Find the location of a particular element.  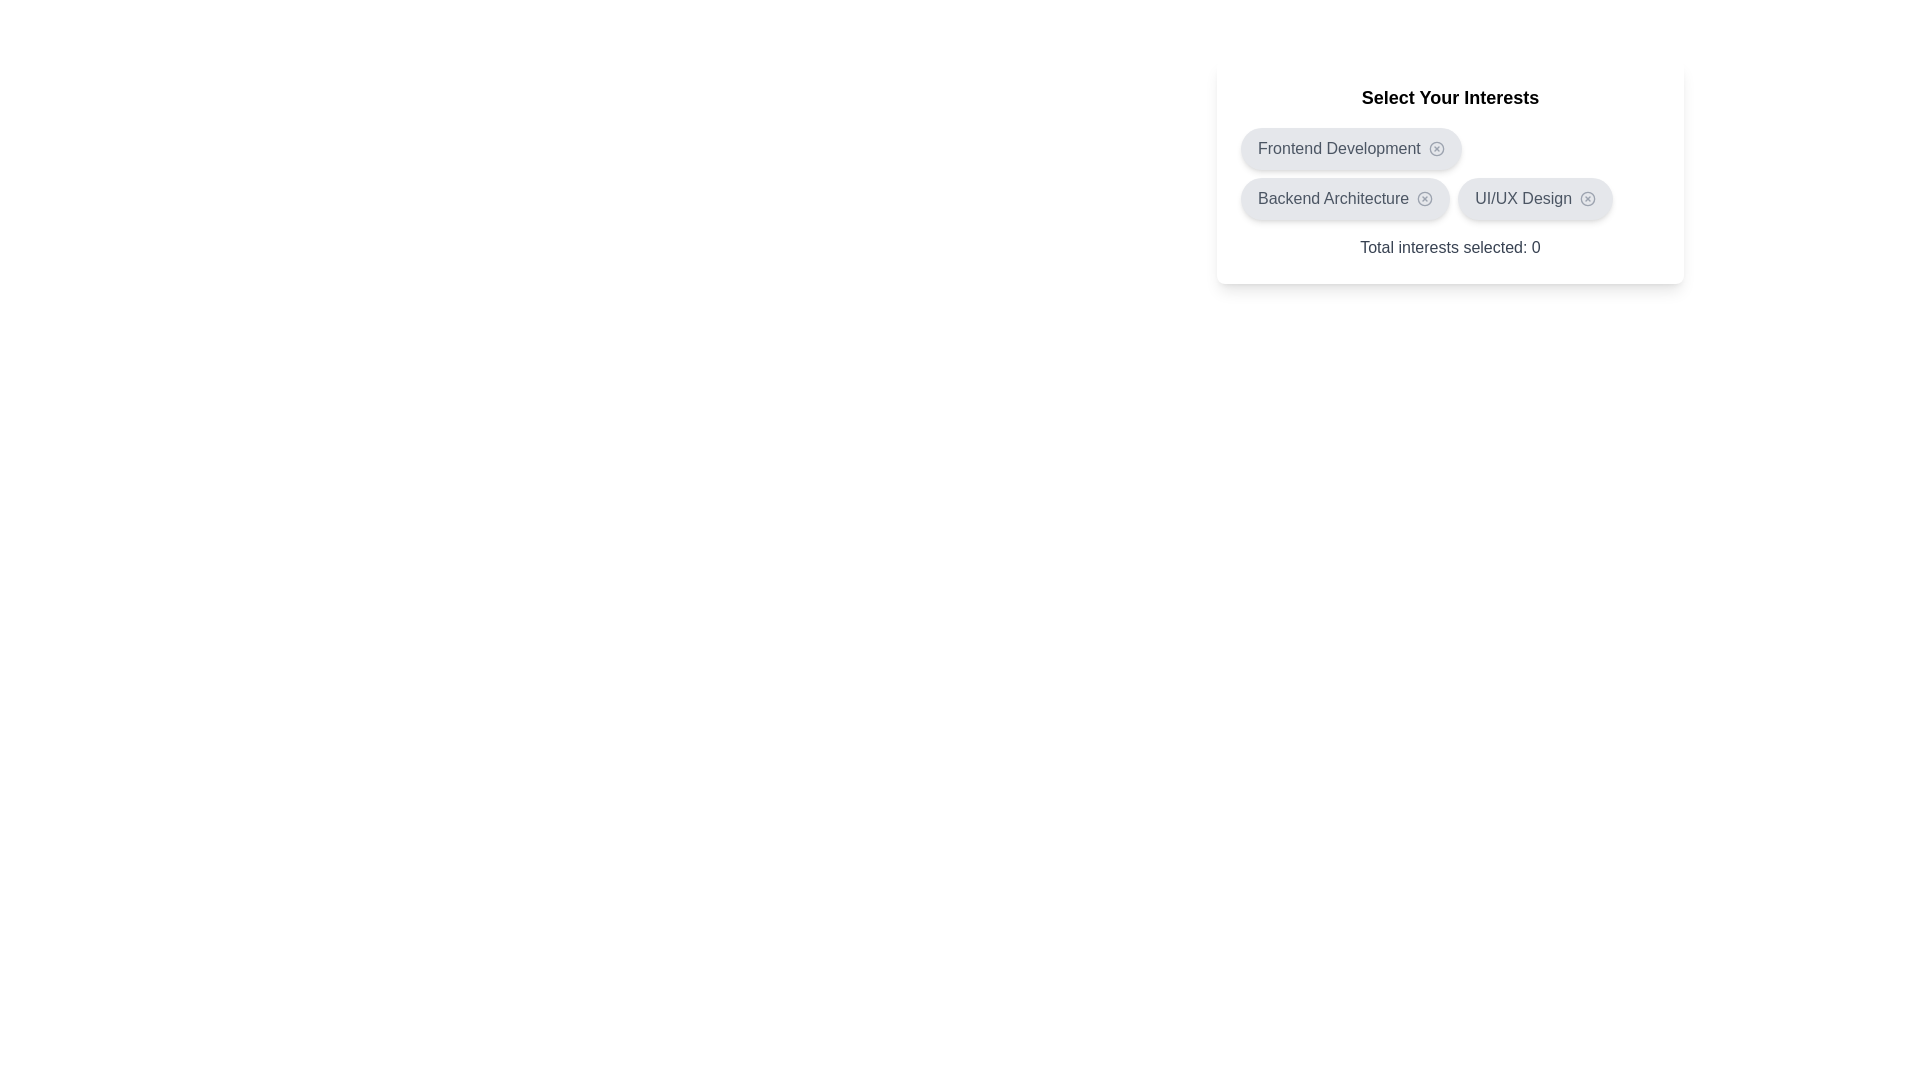

the Button-like icon associated with the 'Backend Architecture' label is located at coordinates (1424, 199).